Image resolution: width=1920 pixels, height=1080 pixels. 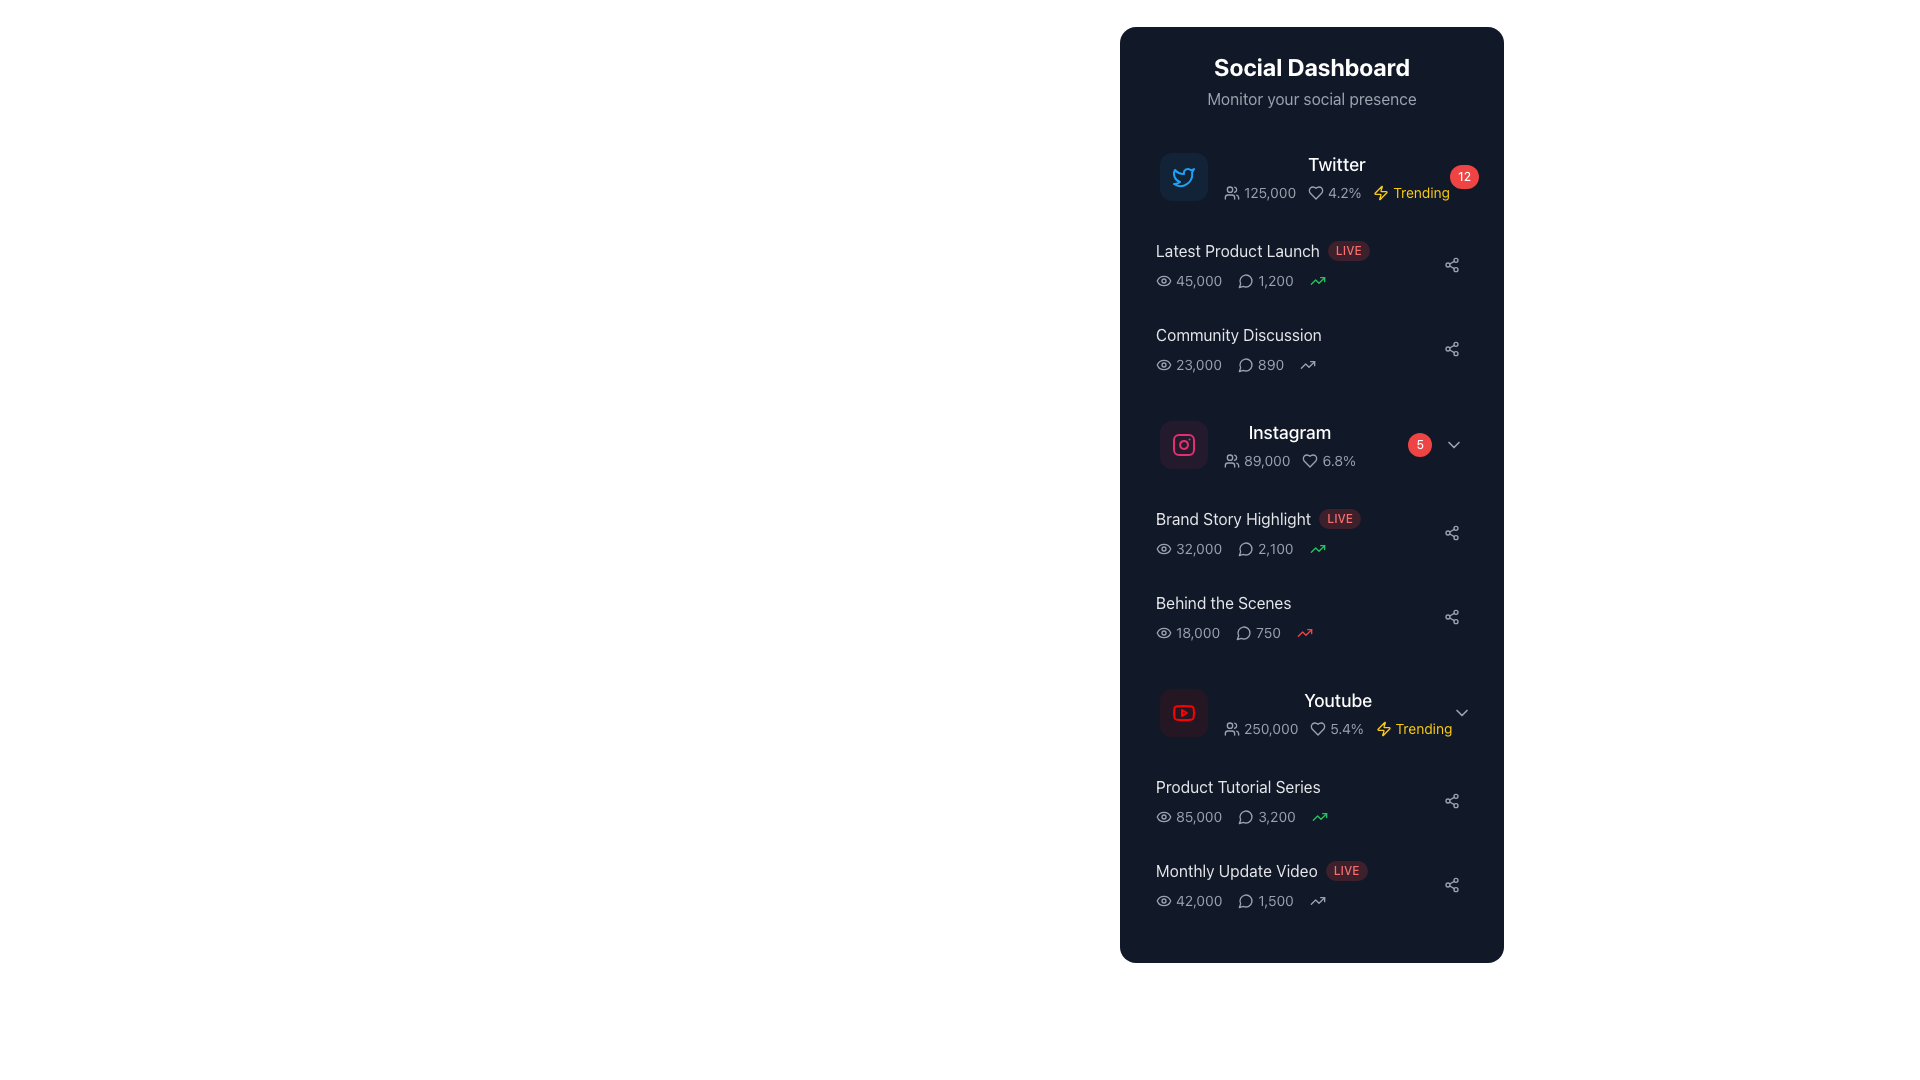 What do you see at coordinates (1163, 548) in the screenshot?
I see `the icon representing the view count in the middle-right section of the 'Brand Story Highlight' row on the dashboard` at bounding box center [1163, 548].